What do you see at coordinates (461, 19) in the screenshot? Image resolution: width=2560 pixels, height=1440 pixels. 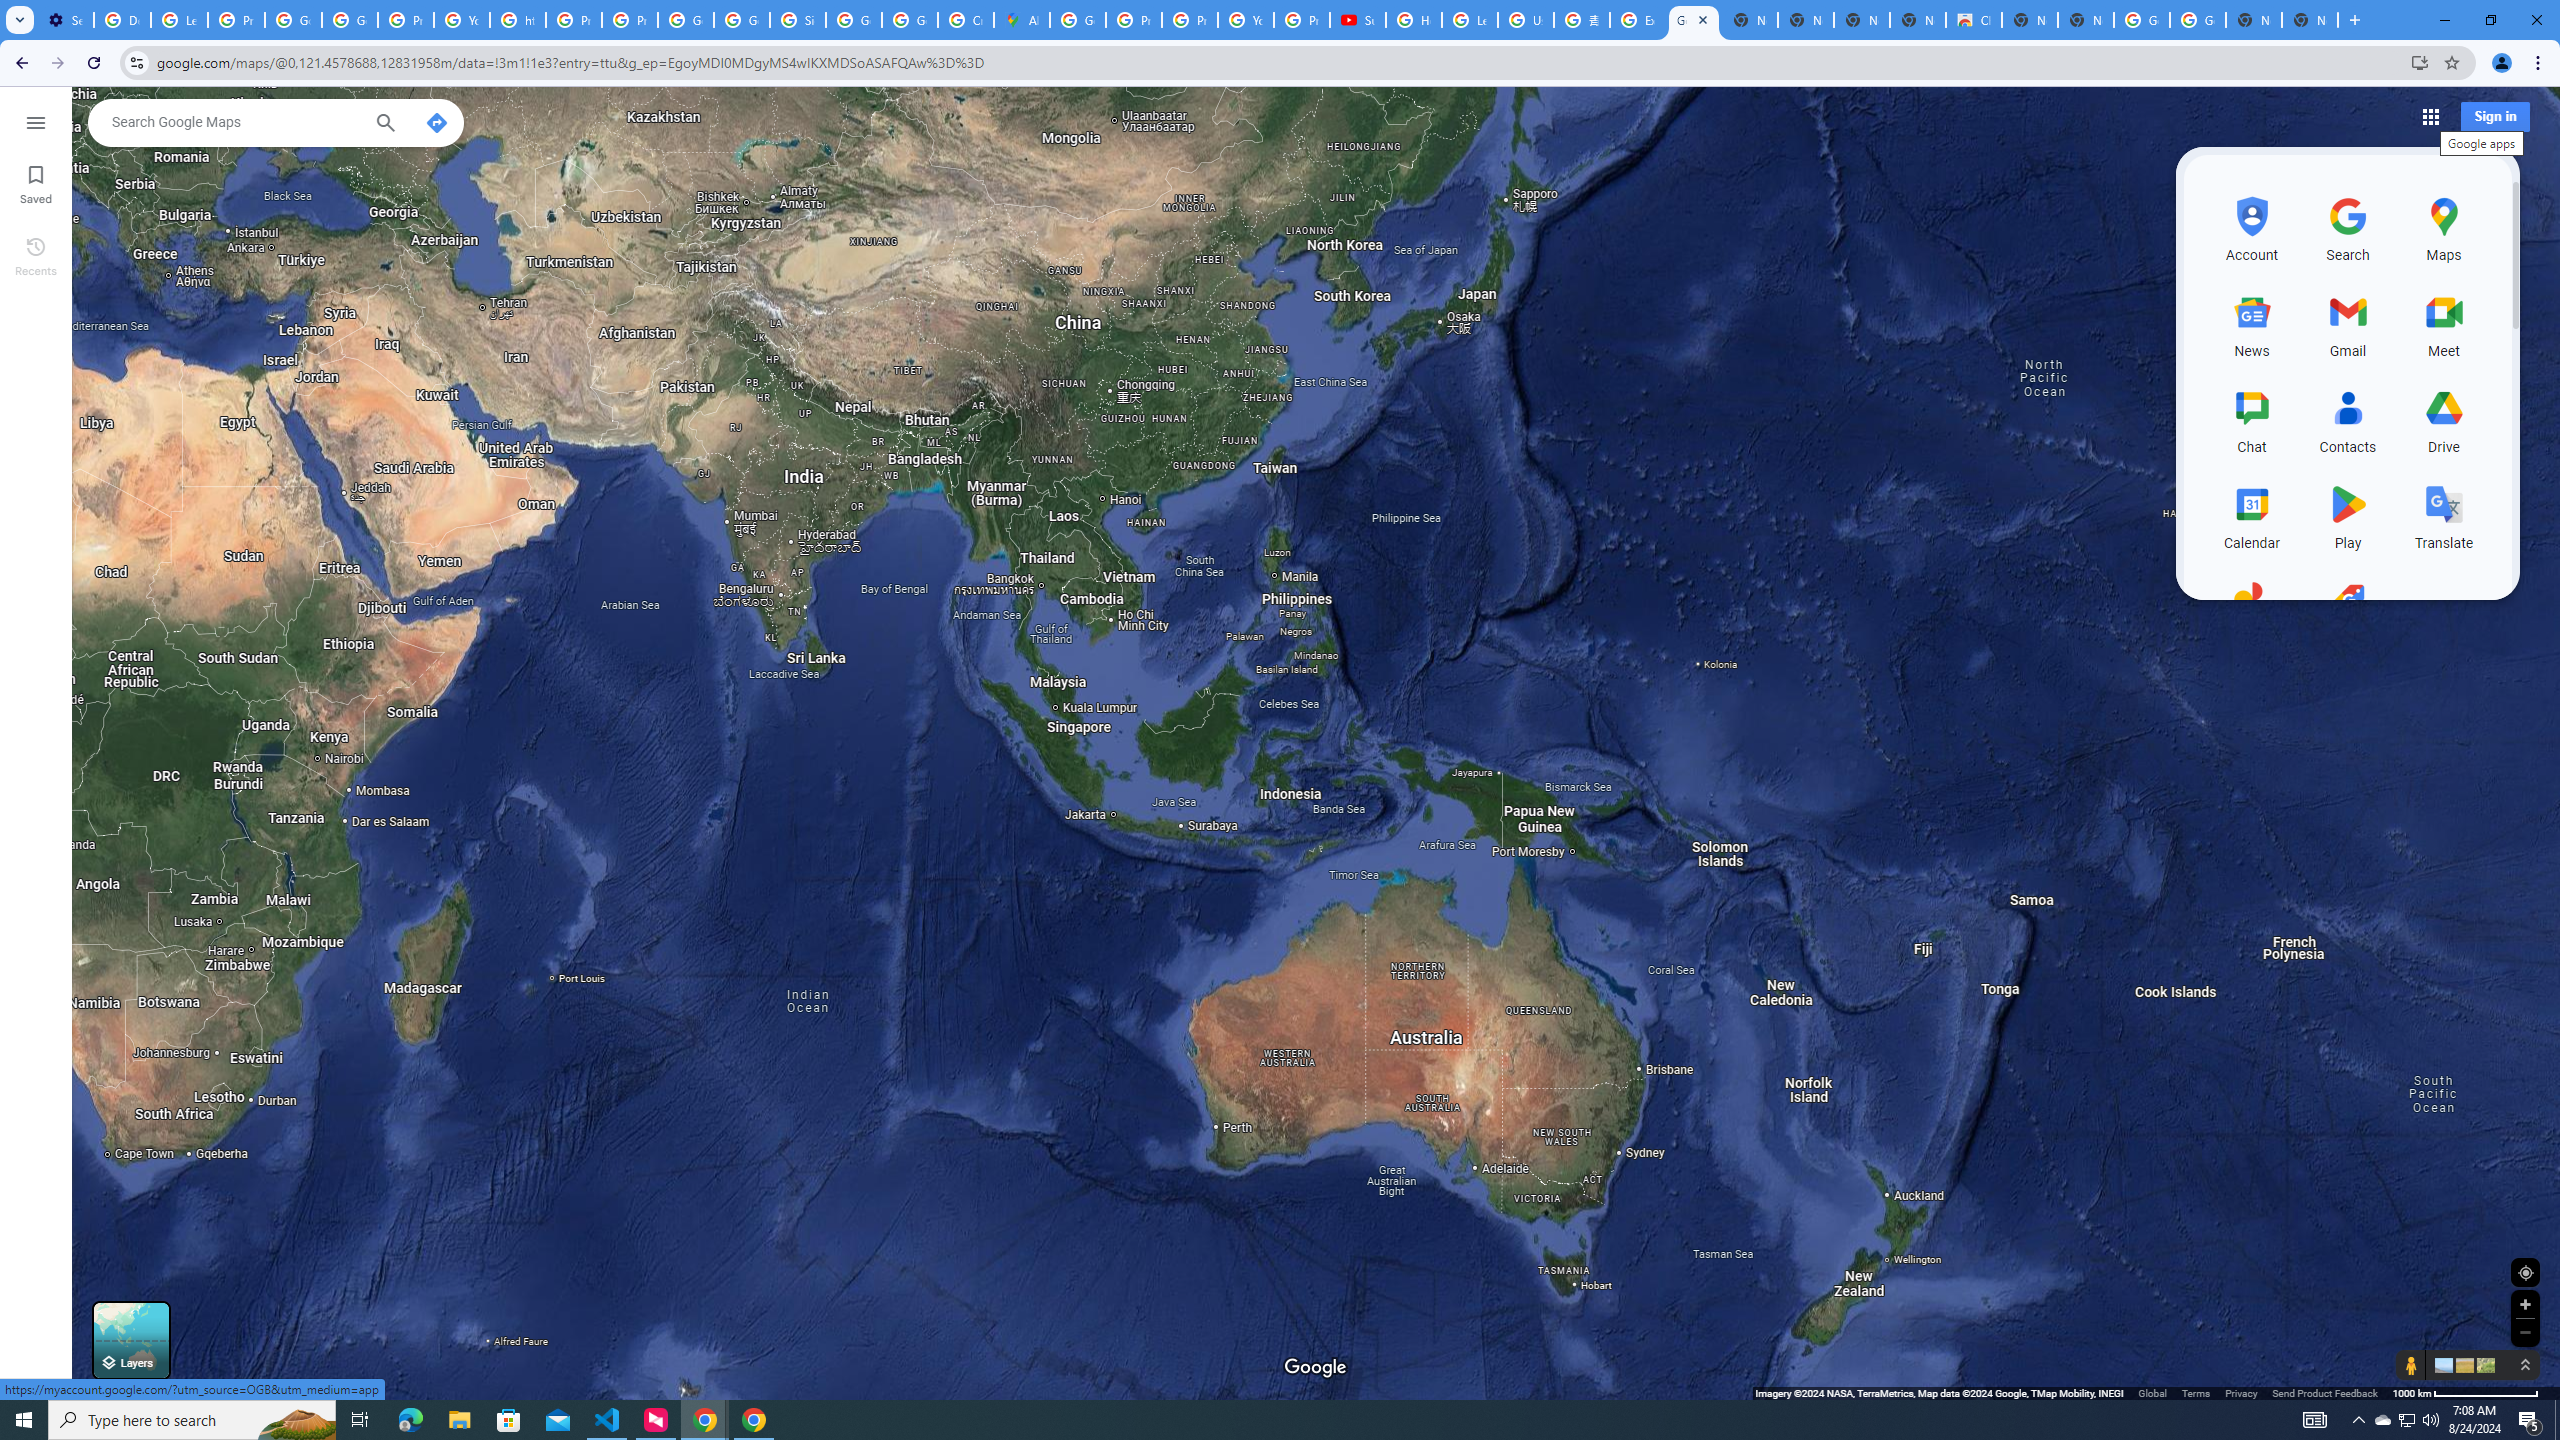 I see `'YouTube'` at bounding box center [461, 19].